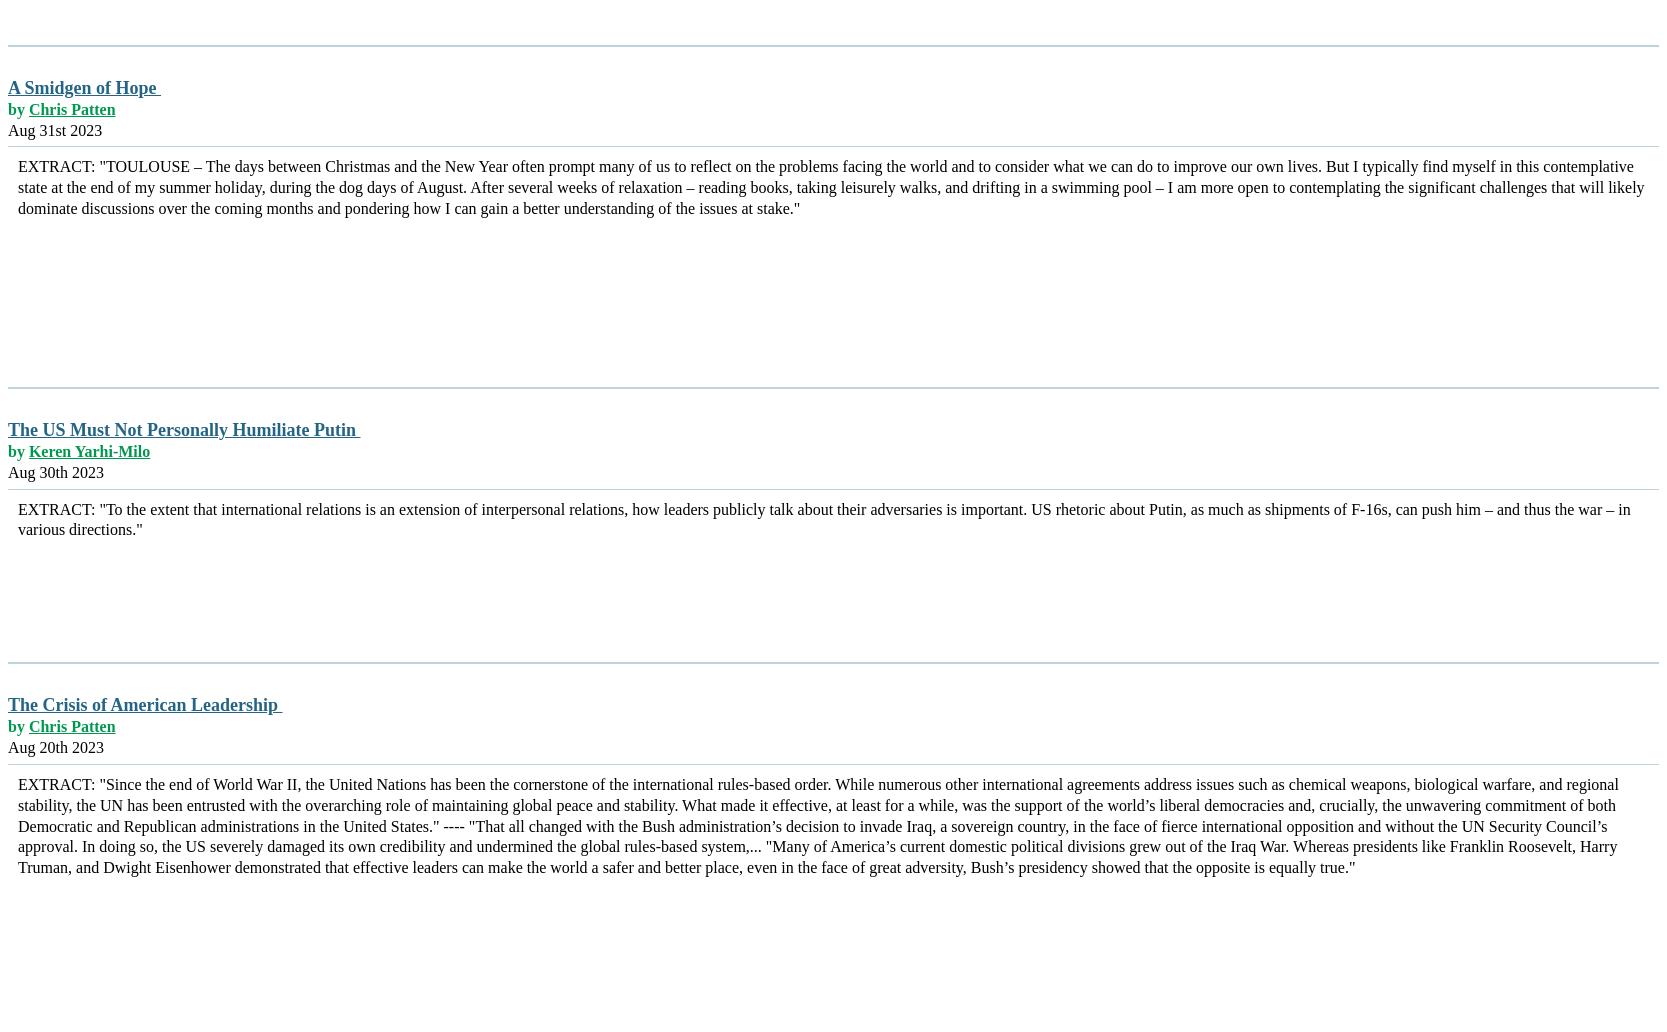 The width and height of the screenshot is (1667, 1032). What do you see at coordinates (56, 470) in the screenshot?
I see `'Aug 30th 2023'` at bounding box center [56, 470].